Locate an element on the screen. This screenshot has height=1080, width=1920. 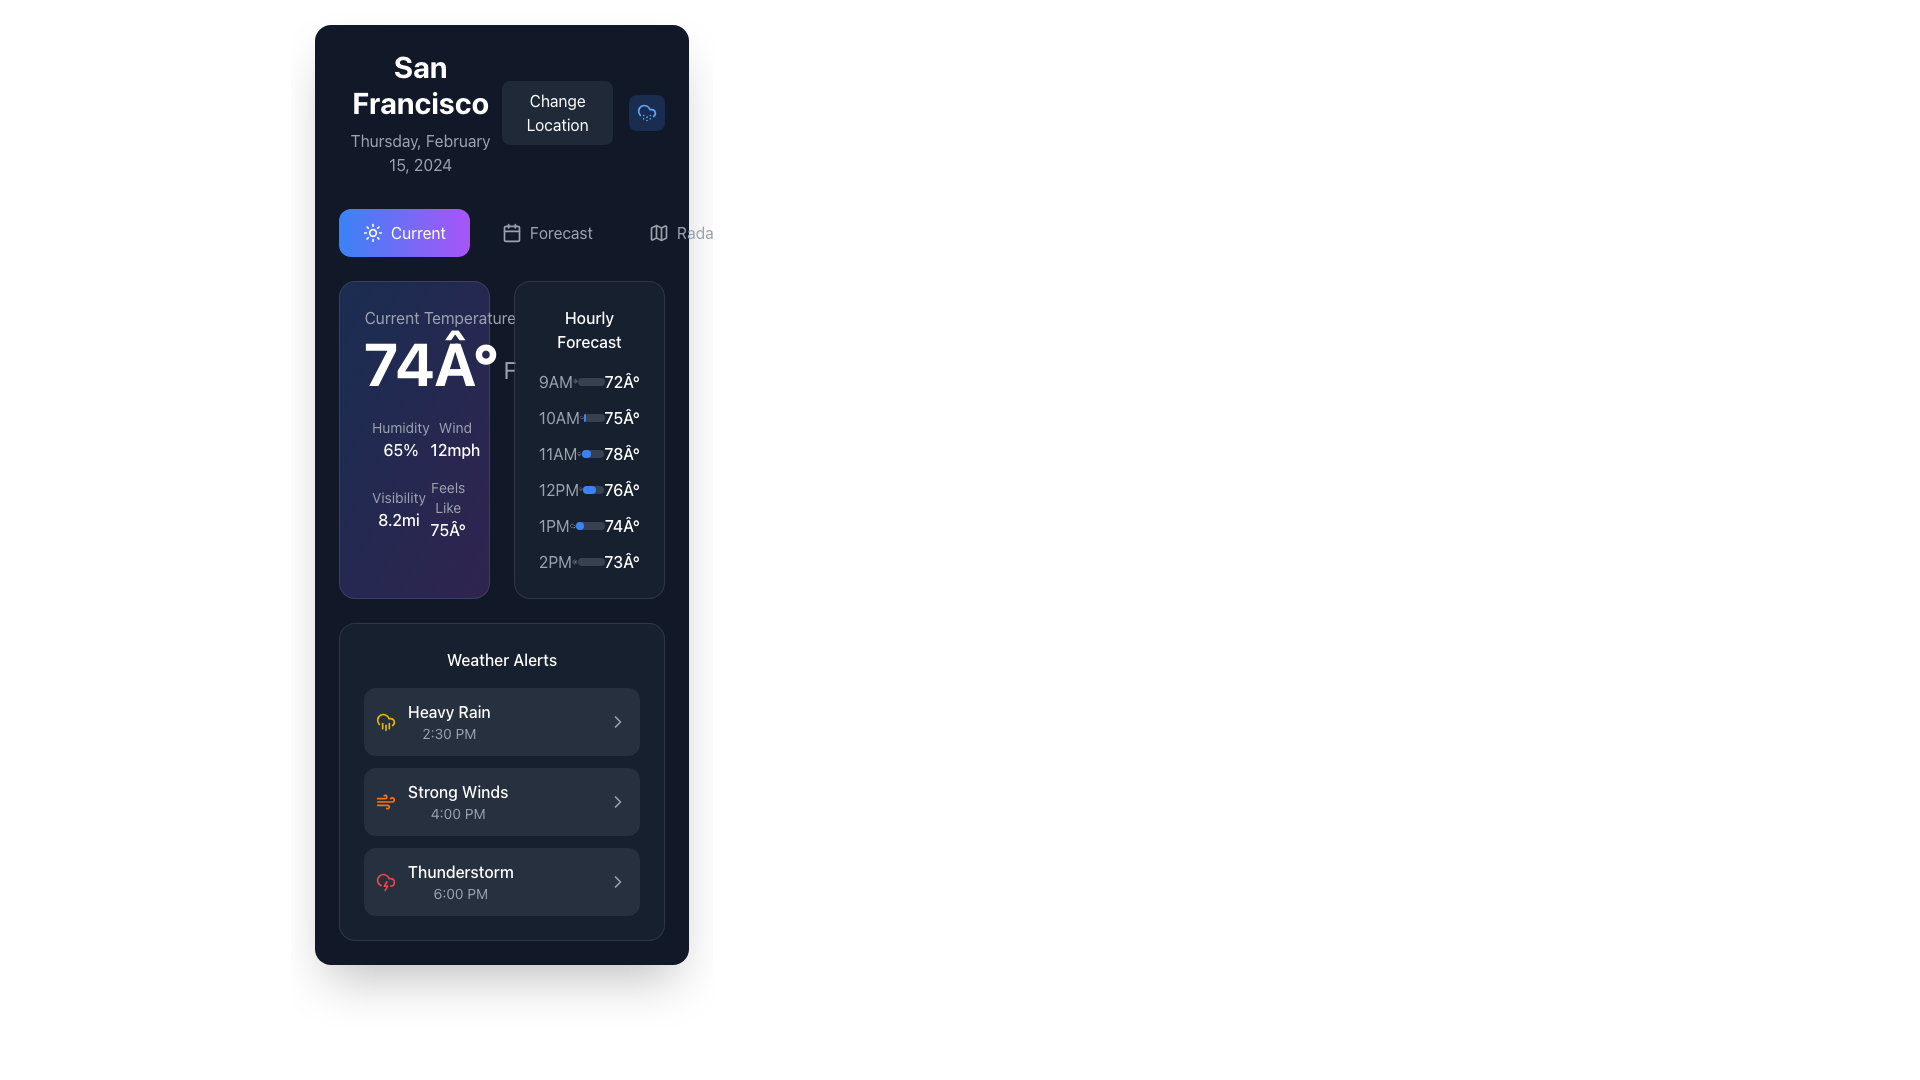
visibility measure displayed in the text information display located in the left panel below the current temperature section is located at coordinates (398, 508).